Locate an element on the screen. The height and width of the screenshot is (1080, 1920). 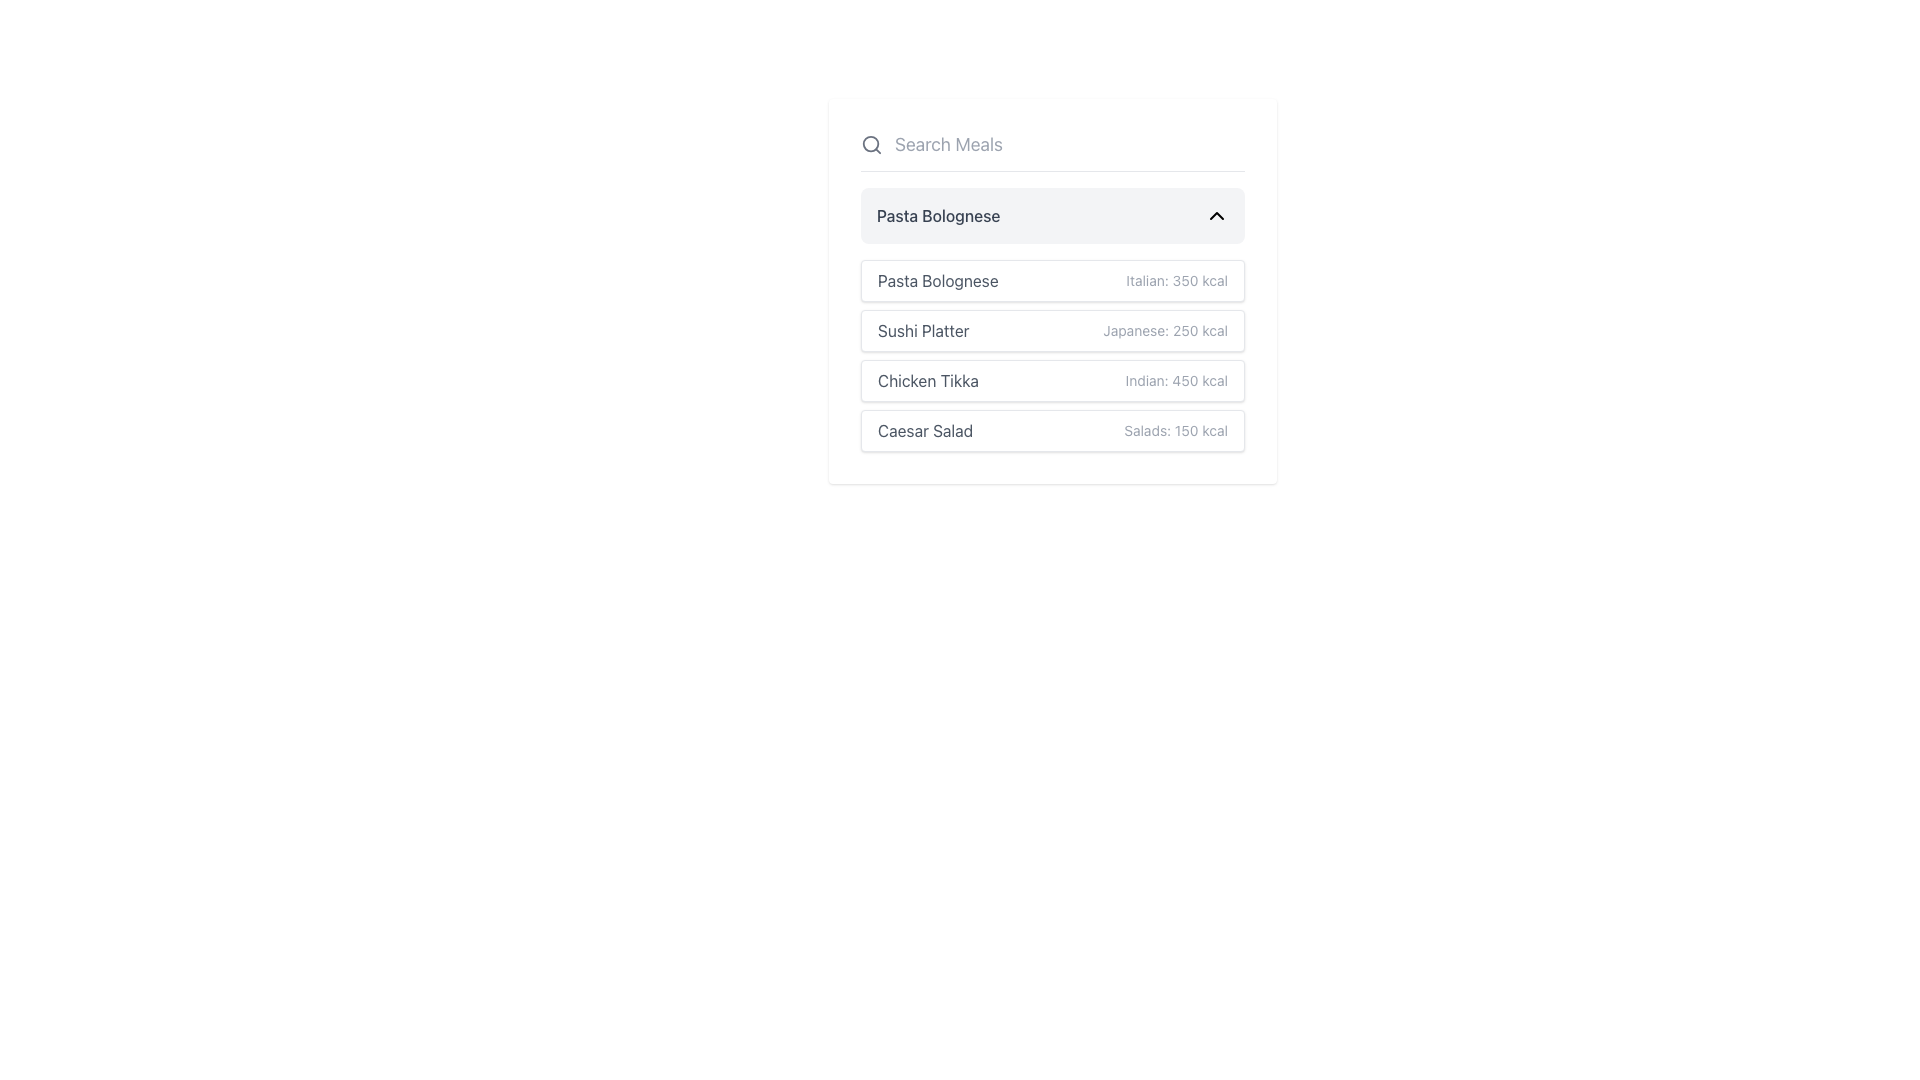
text label displaying 'Salads: 150 kcal' located to the right of the 'Caesar Salad' list item is located at coordinates (1176, 430).